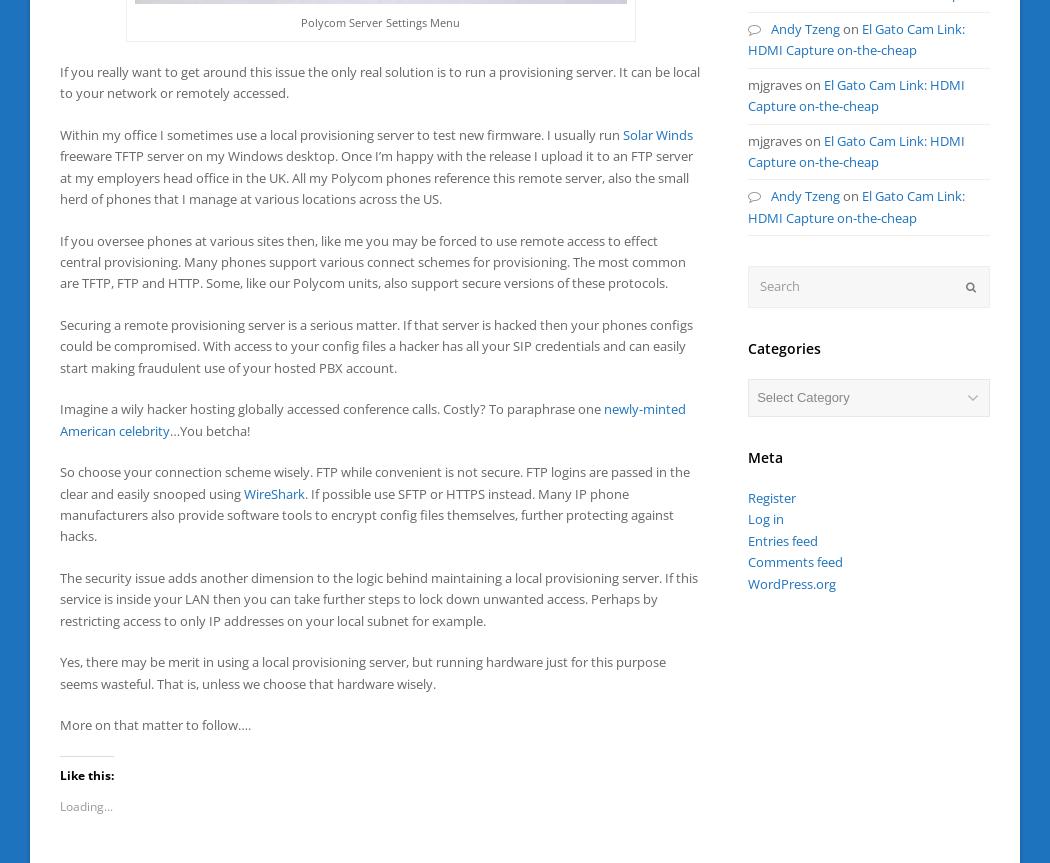 The image size is (1050, 863). Describe the element at coordinates (361, 671) in the screenshot. I see `'Yes, there may be merit in using a local provisioning server, but running hardware just for this purpose seems wasteful. That is, unless we choose that hardware wisely.'` at that location.